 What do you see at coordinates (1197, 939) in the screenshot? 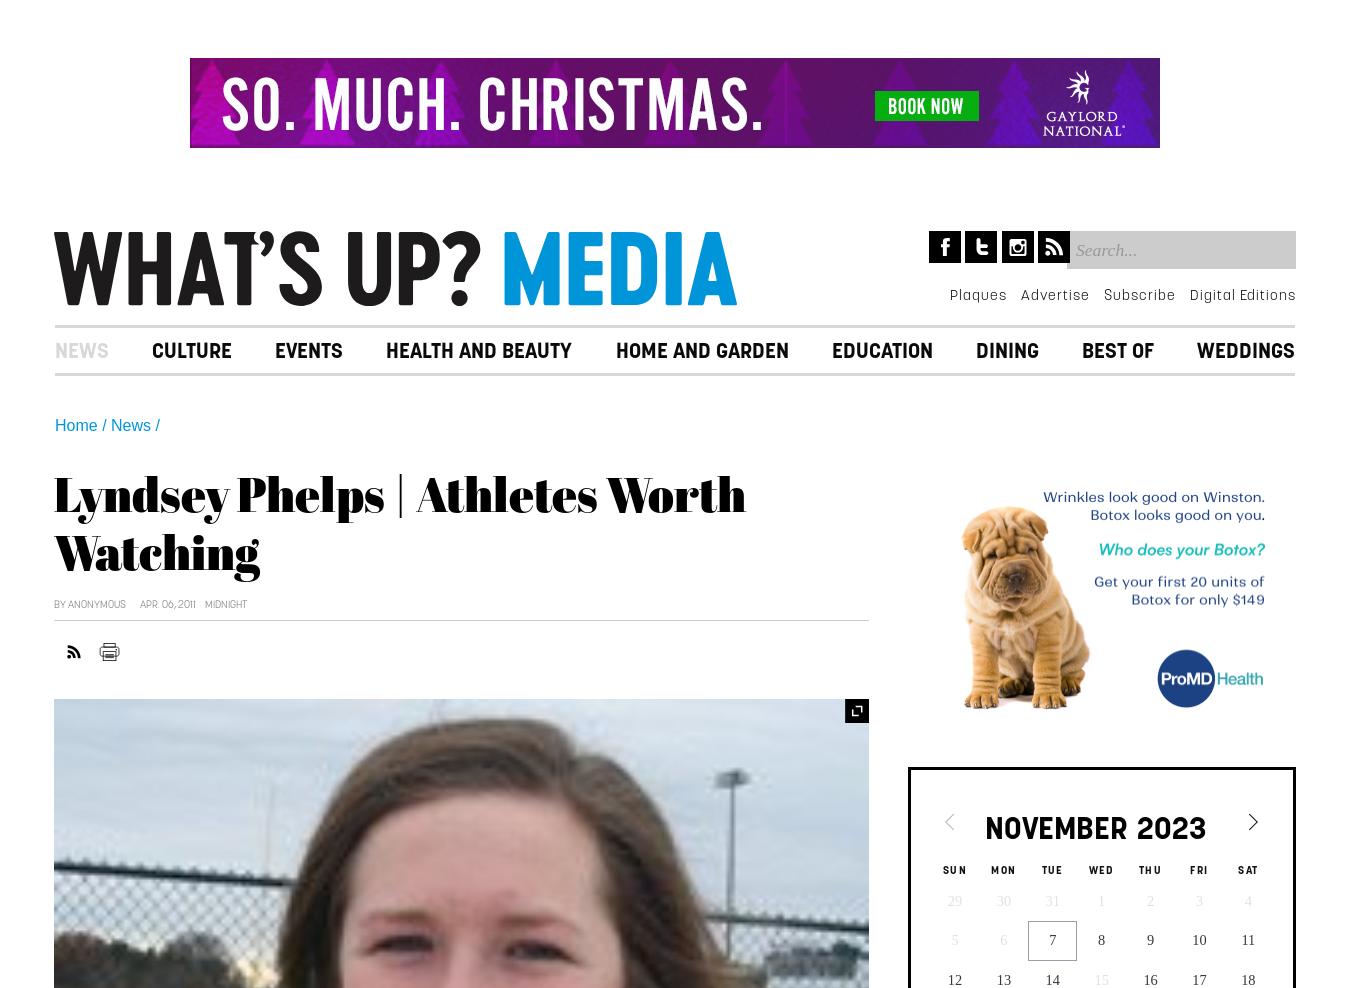
I see `'10'` at bounding box center [1197, 939].